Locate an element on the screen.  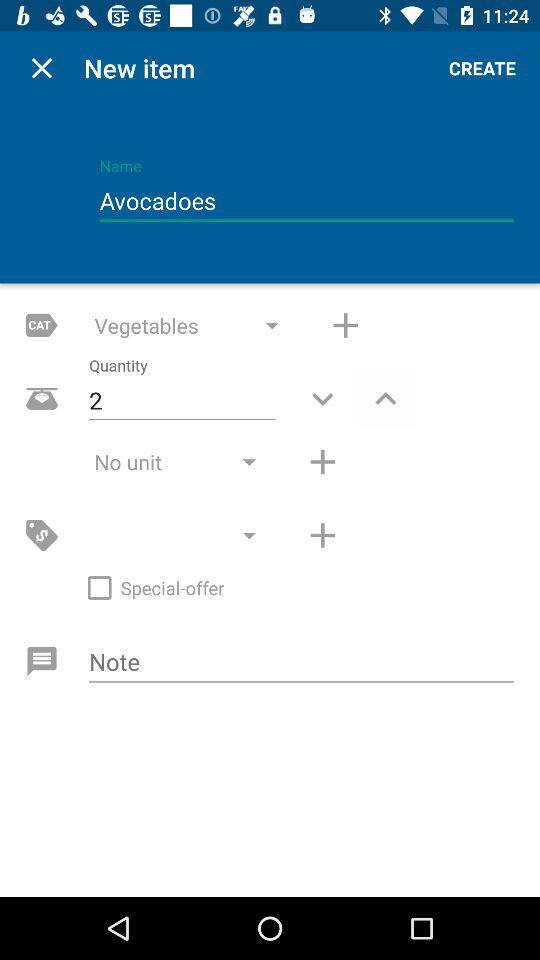
unit amount is located at coordinates (322, 462).